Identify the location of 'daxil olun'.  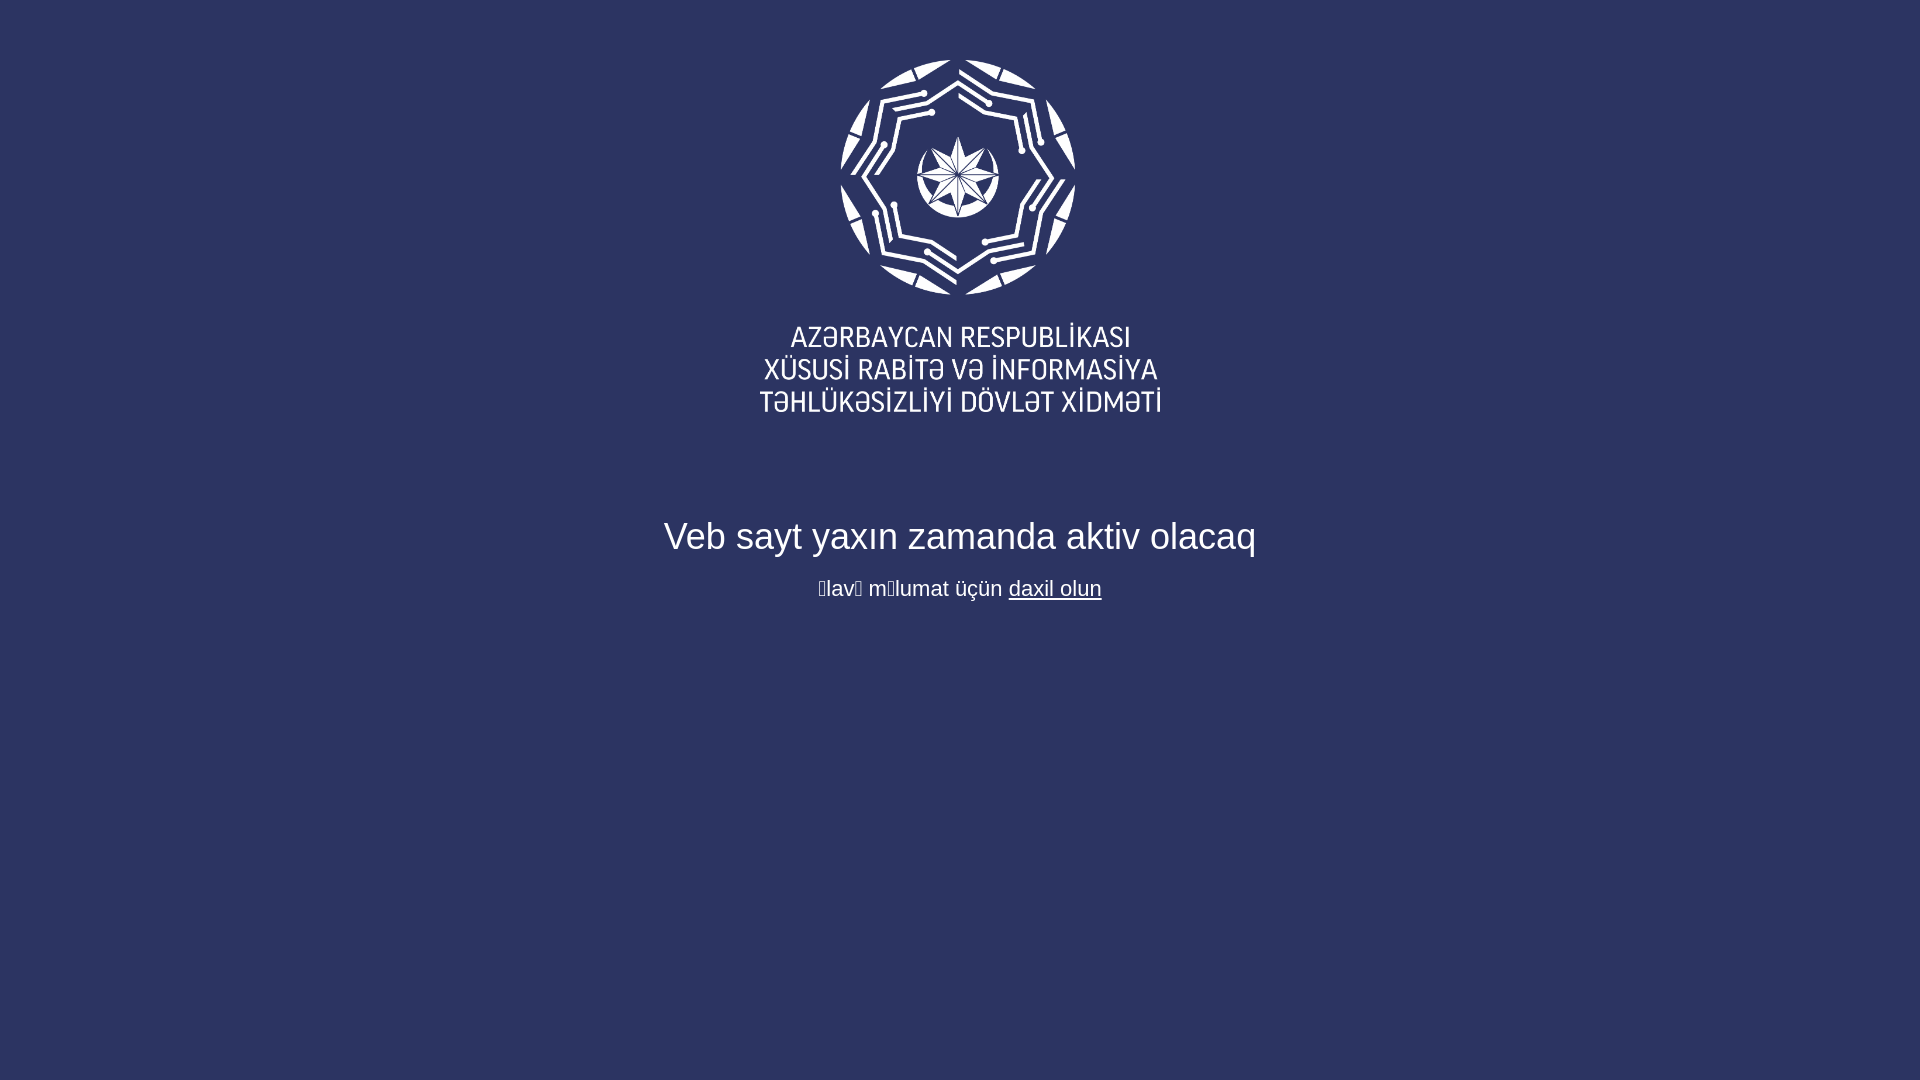
(1054, 587).